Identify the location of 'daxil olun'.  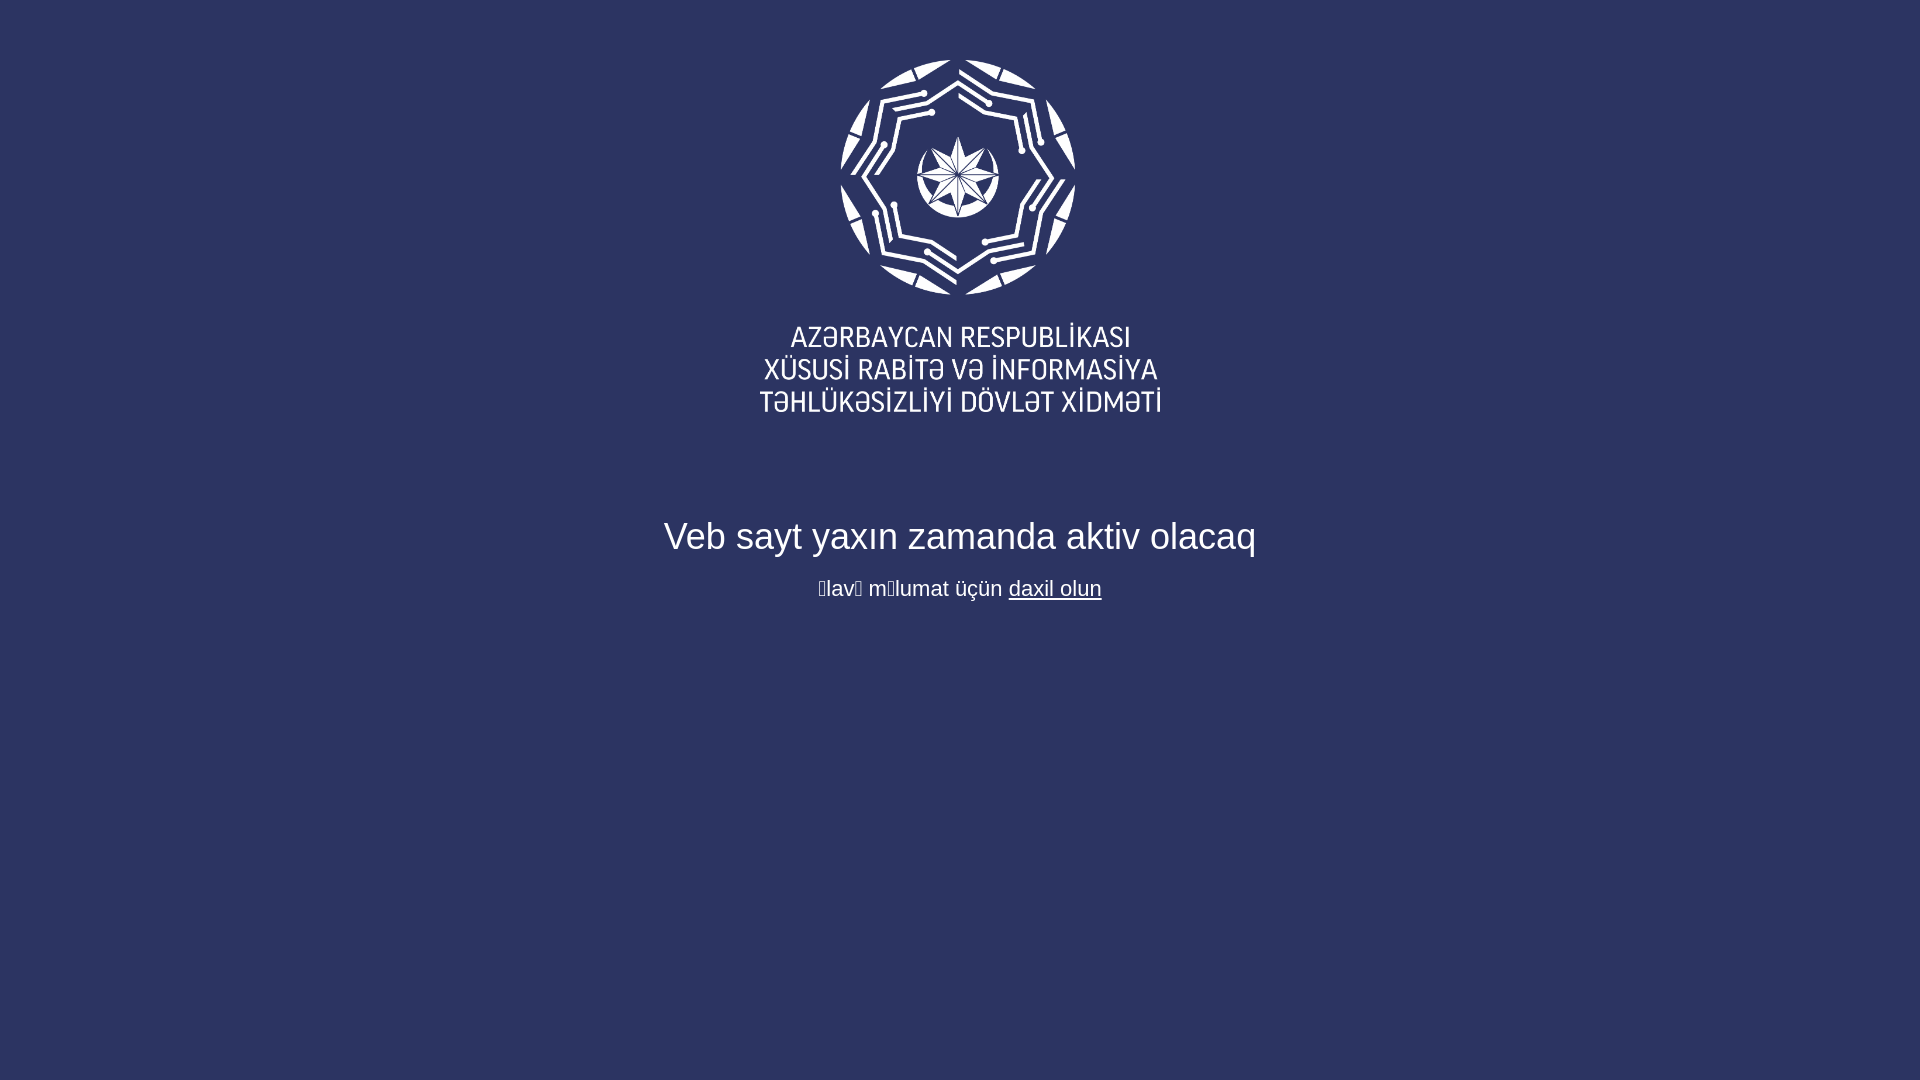
(1054, 587).